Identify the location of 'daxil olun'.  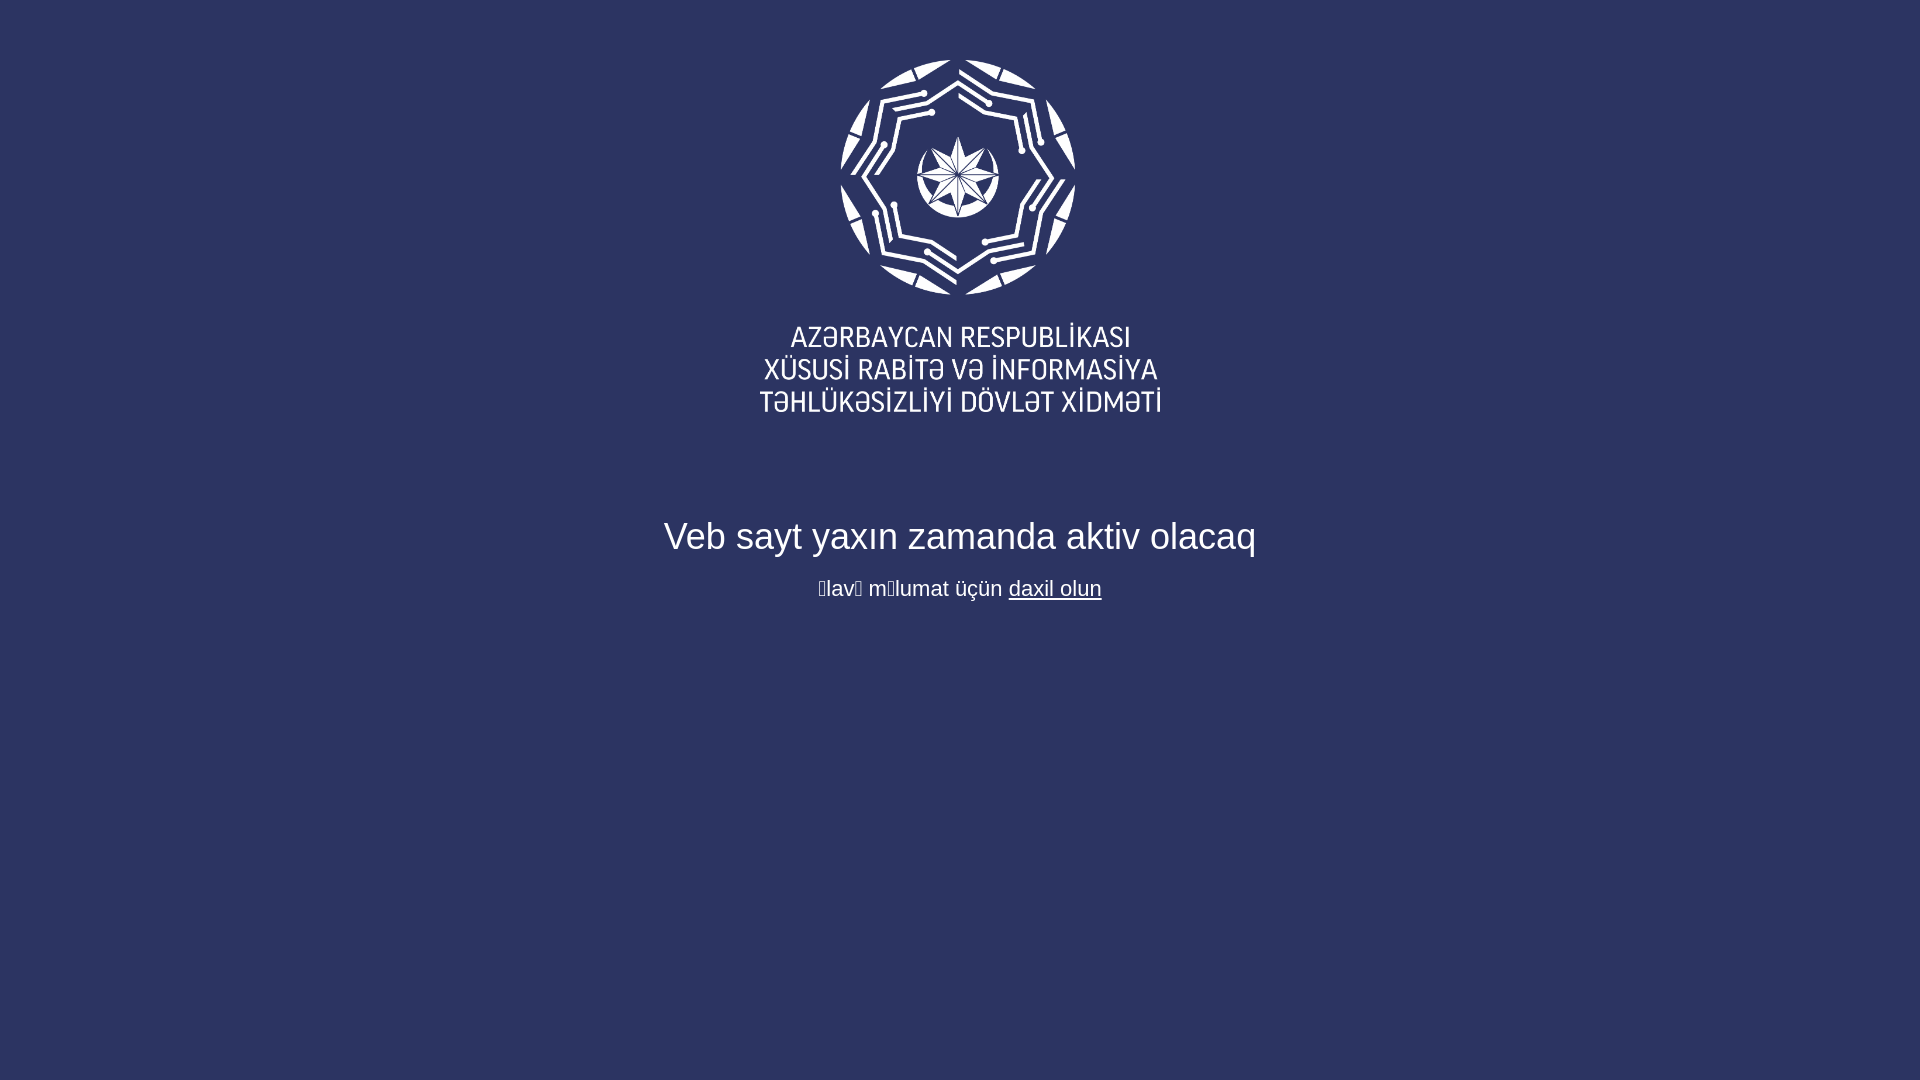
(1054, 587).